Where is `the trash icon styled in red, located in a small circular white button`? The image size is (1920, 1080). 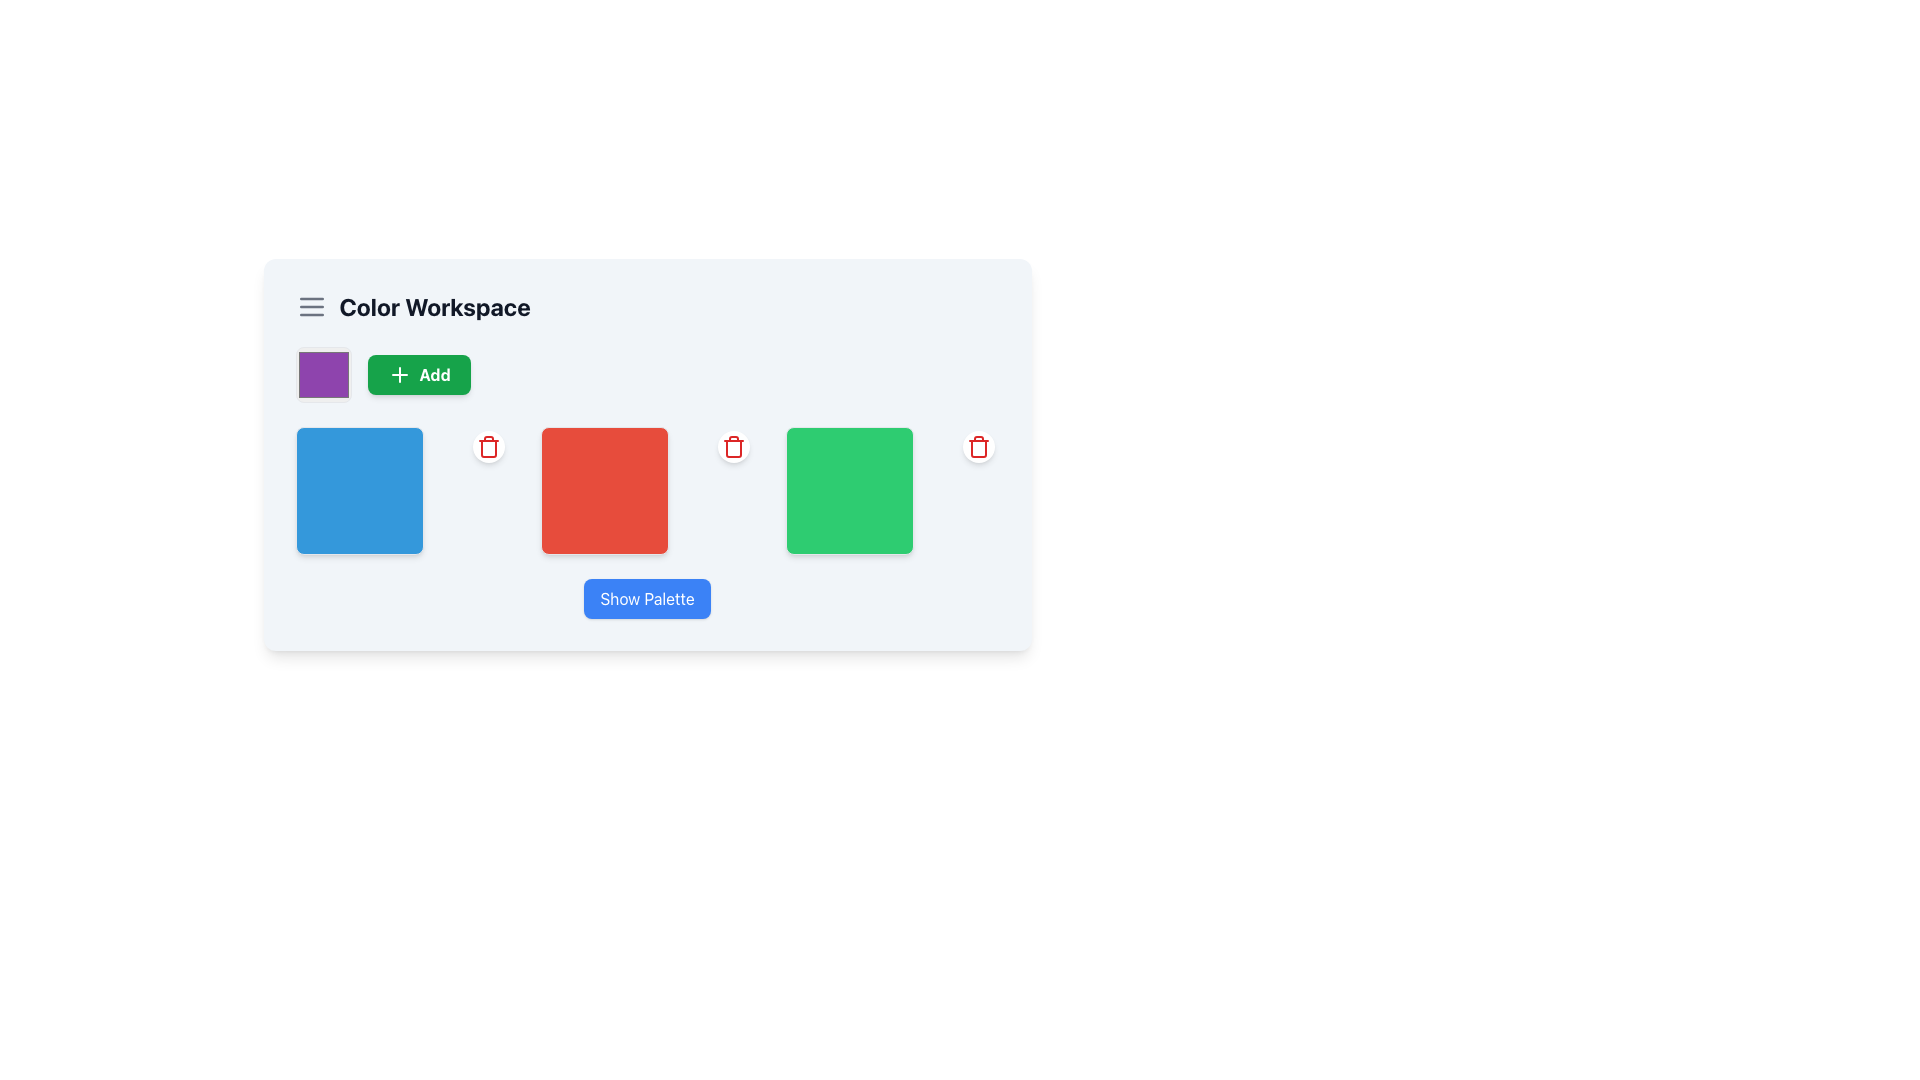
the trash icon styled in red, located in a small circular white button is located at coordinates (733, 446).